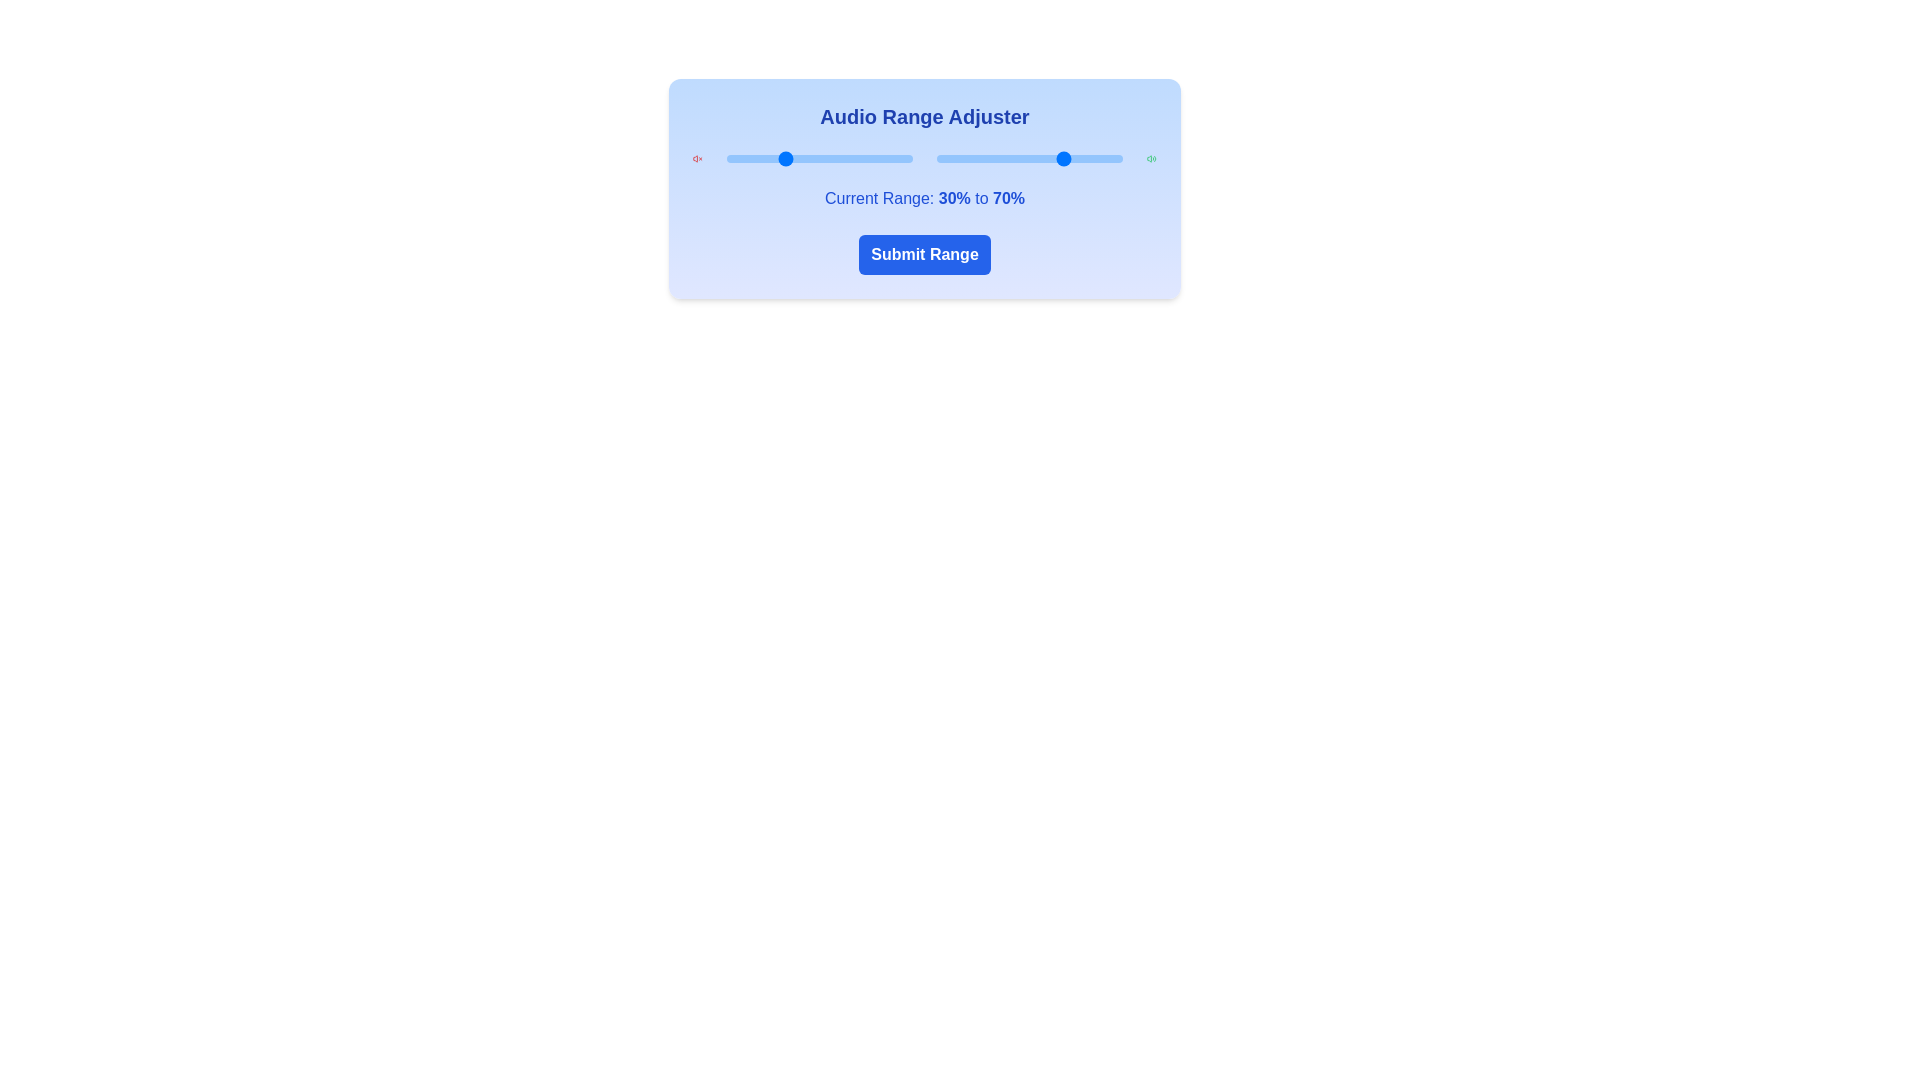 The height and width of the screenshot is (1080, 1920). I want to click on the slider, so click(728, 157).